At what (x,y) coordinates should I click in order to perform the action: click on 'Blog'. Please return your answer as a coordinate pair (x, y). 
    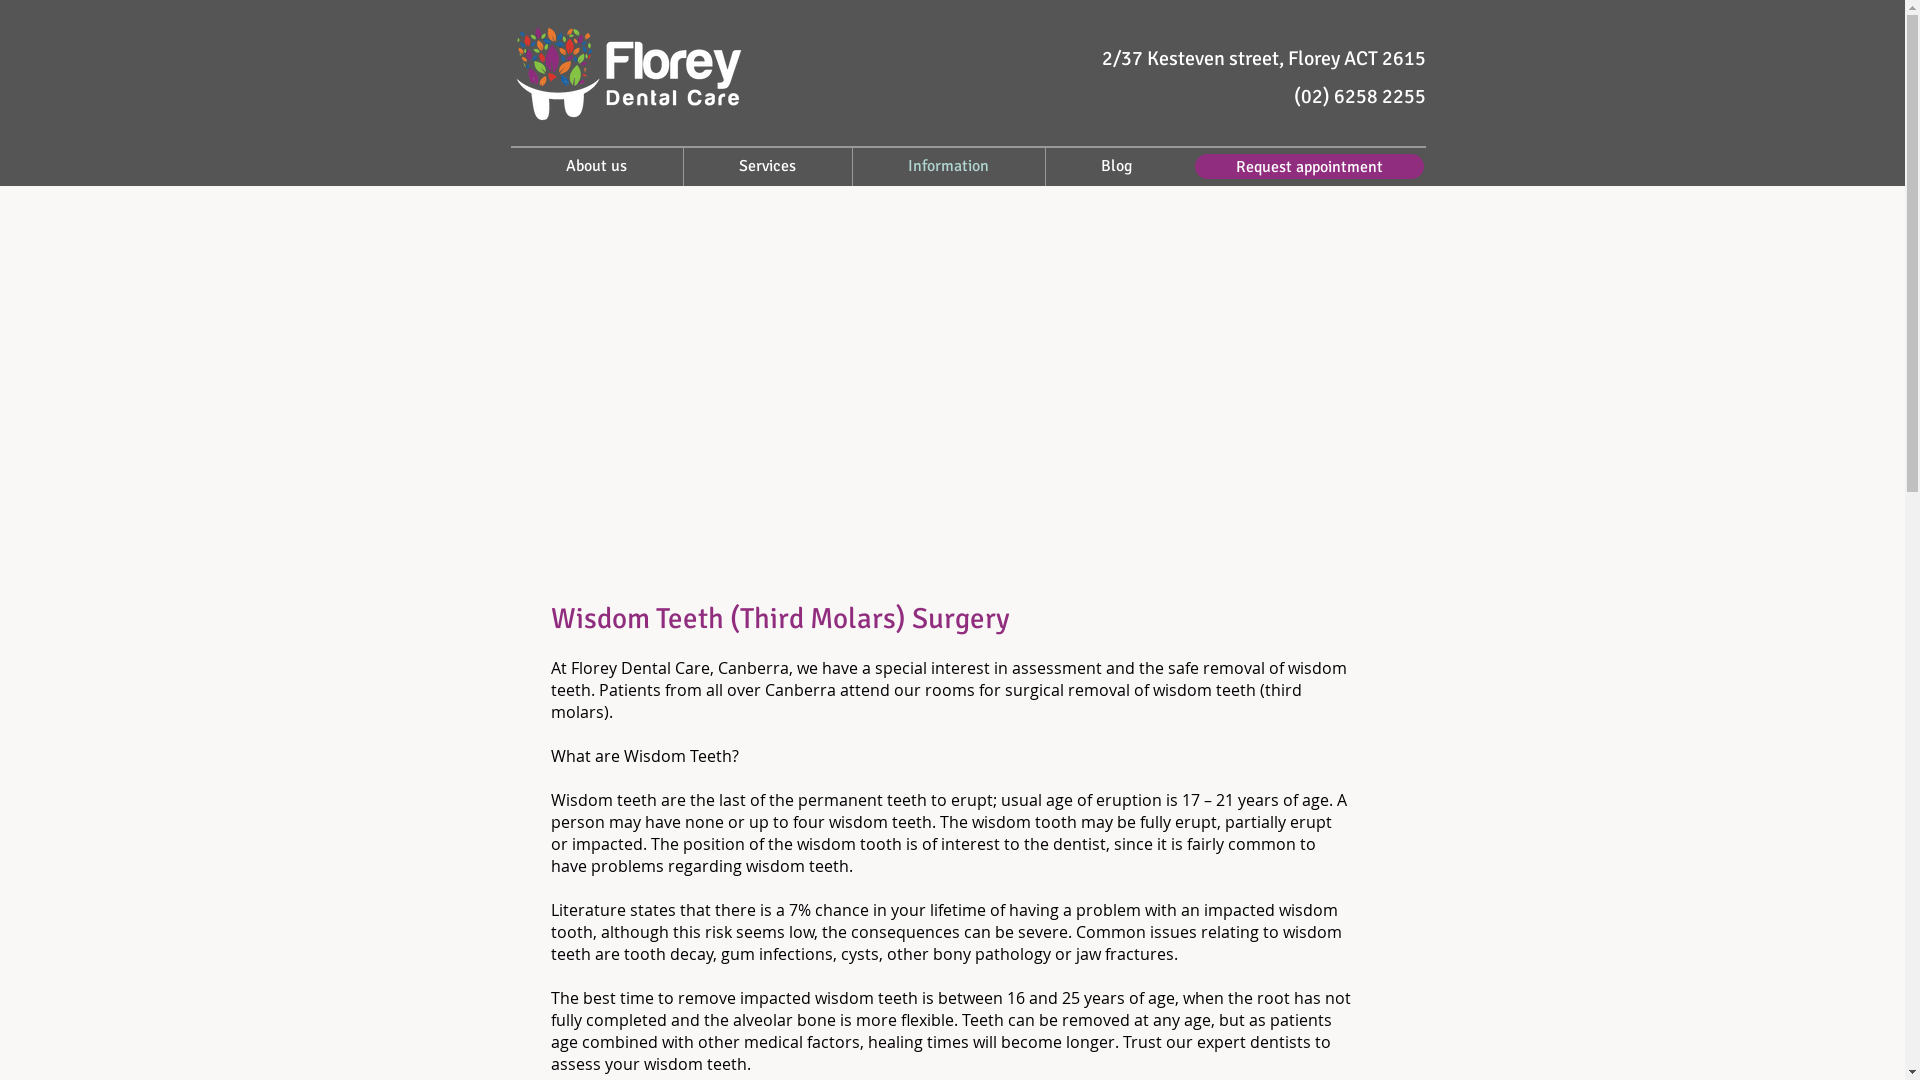
    Looking at the image, I should click on (1116, 165).